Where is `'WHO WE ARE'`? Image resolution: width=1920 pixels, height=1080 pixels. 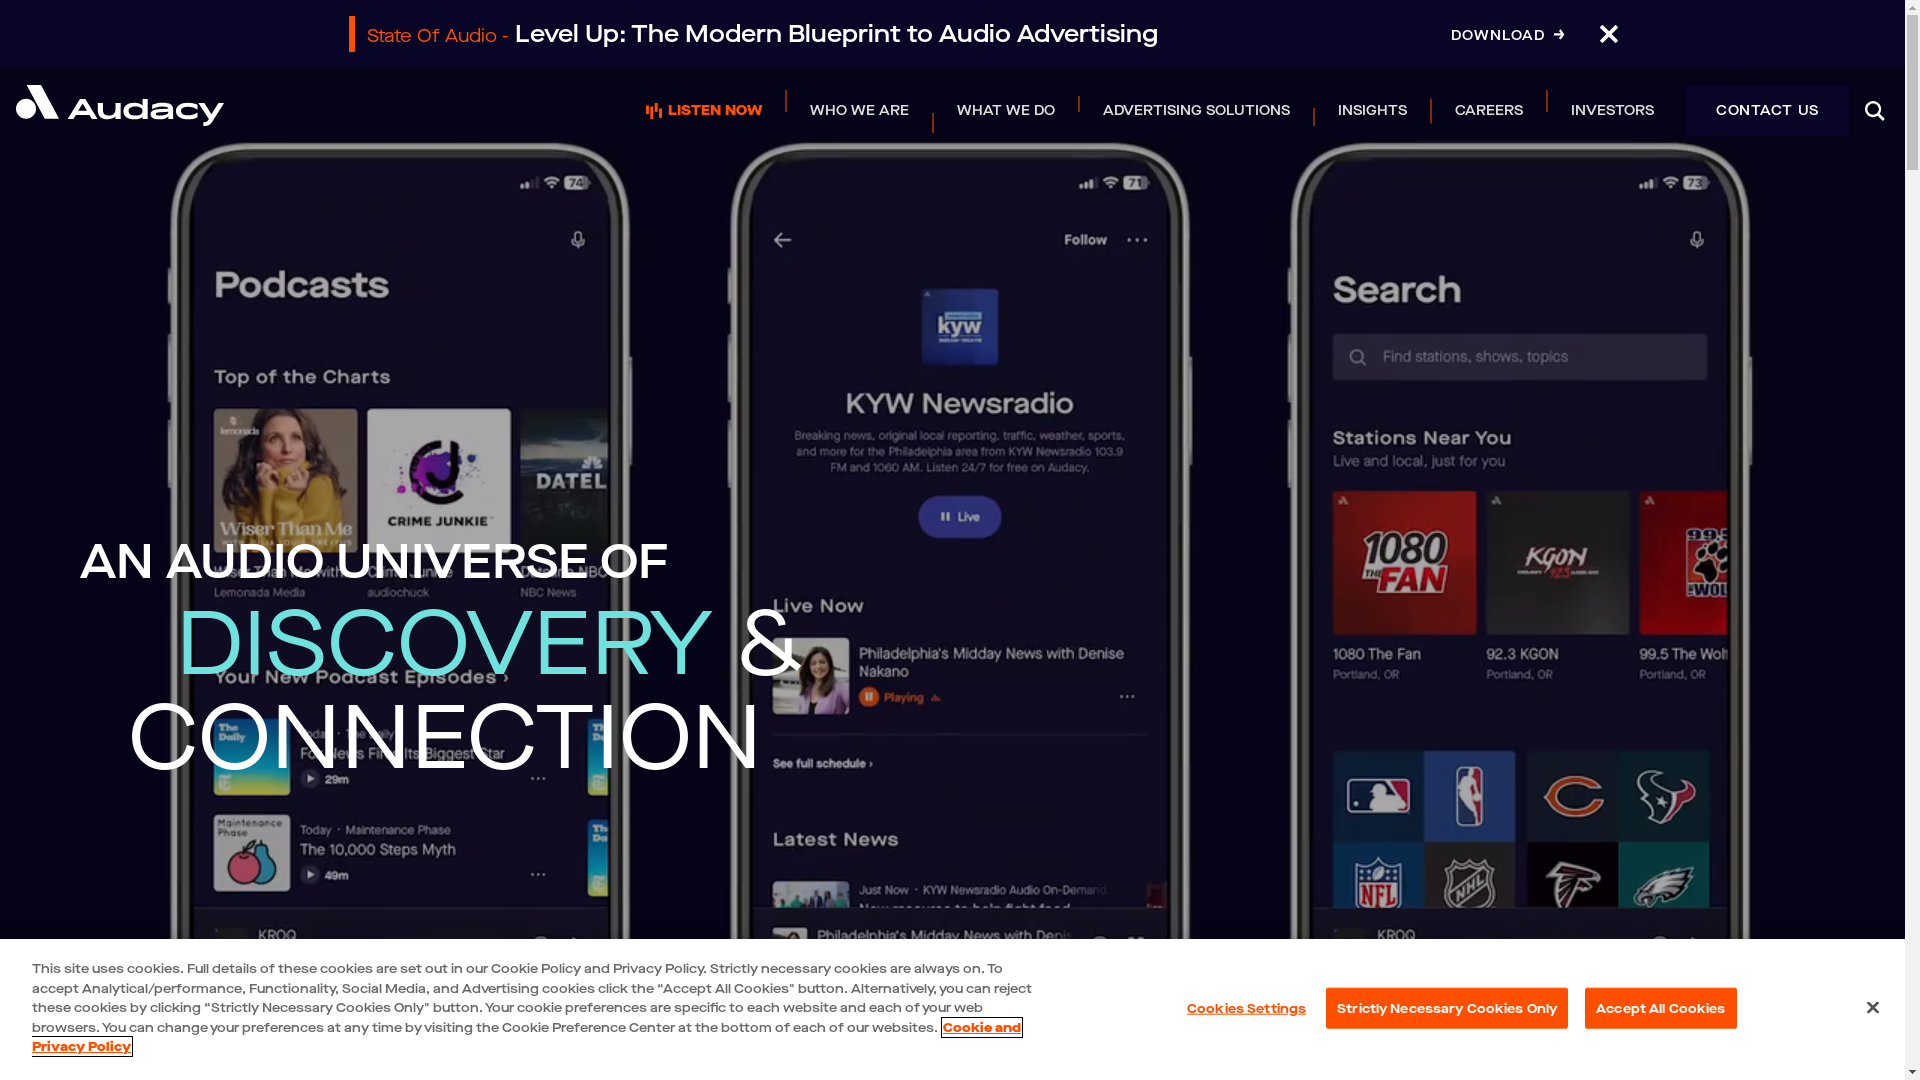
'WHO WE ARE' is located at coordinates (859, 110).